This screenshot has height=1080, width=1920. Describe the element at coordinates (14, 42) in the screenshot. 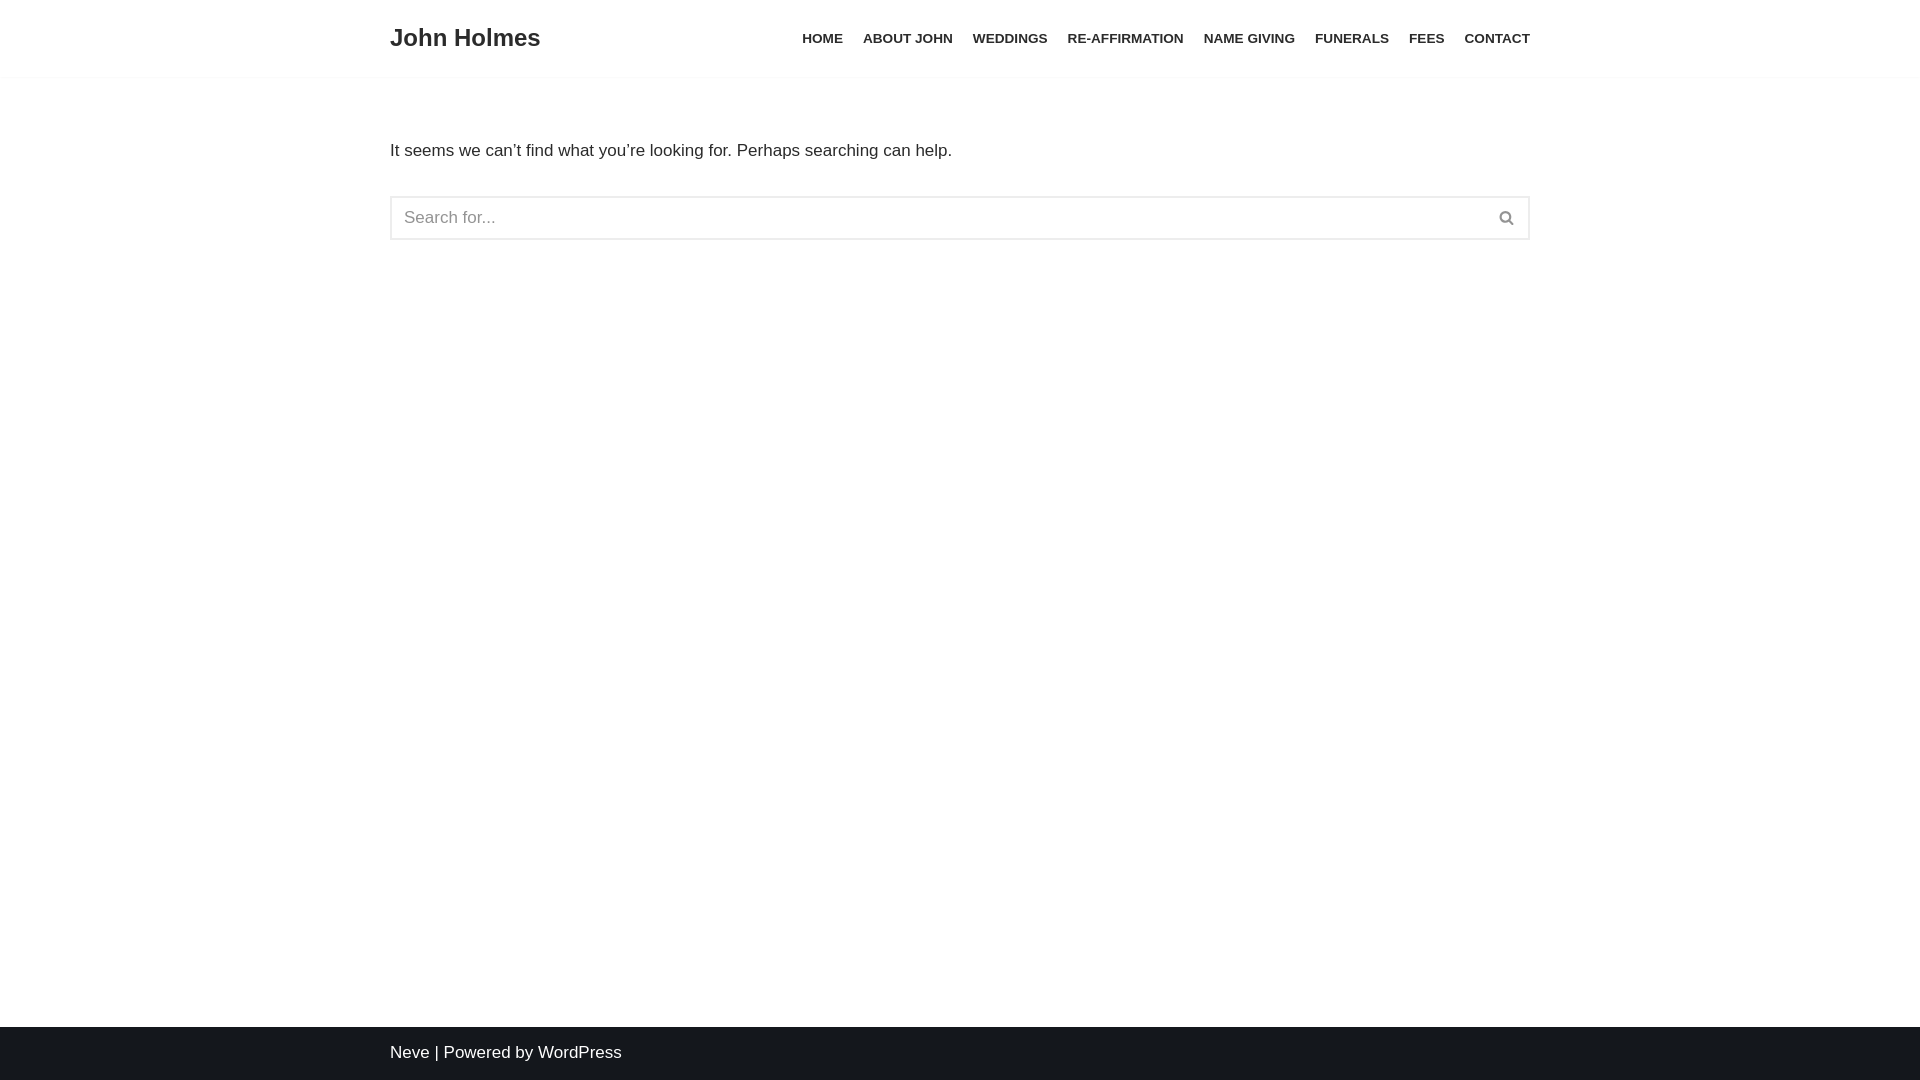

I see `'Skip to content'` at that location.